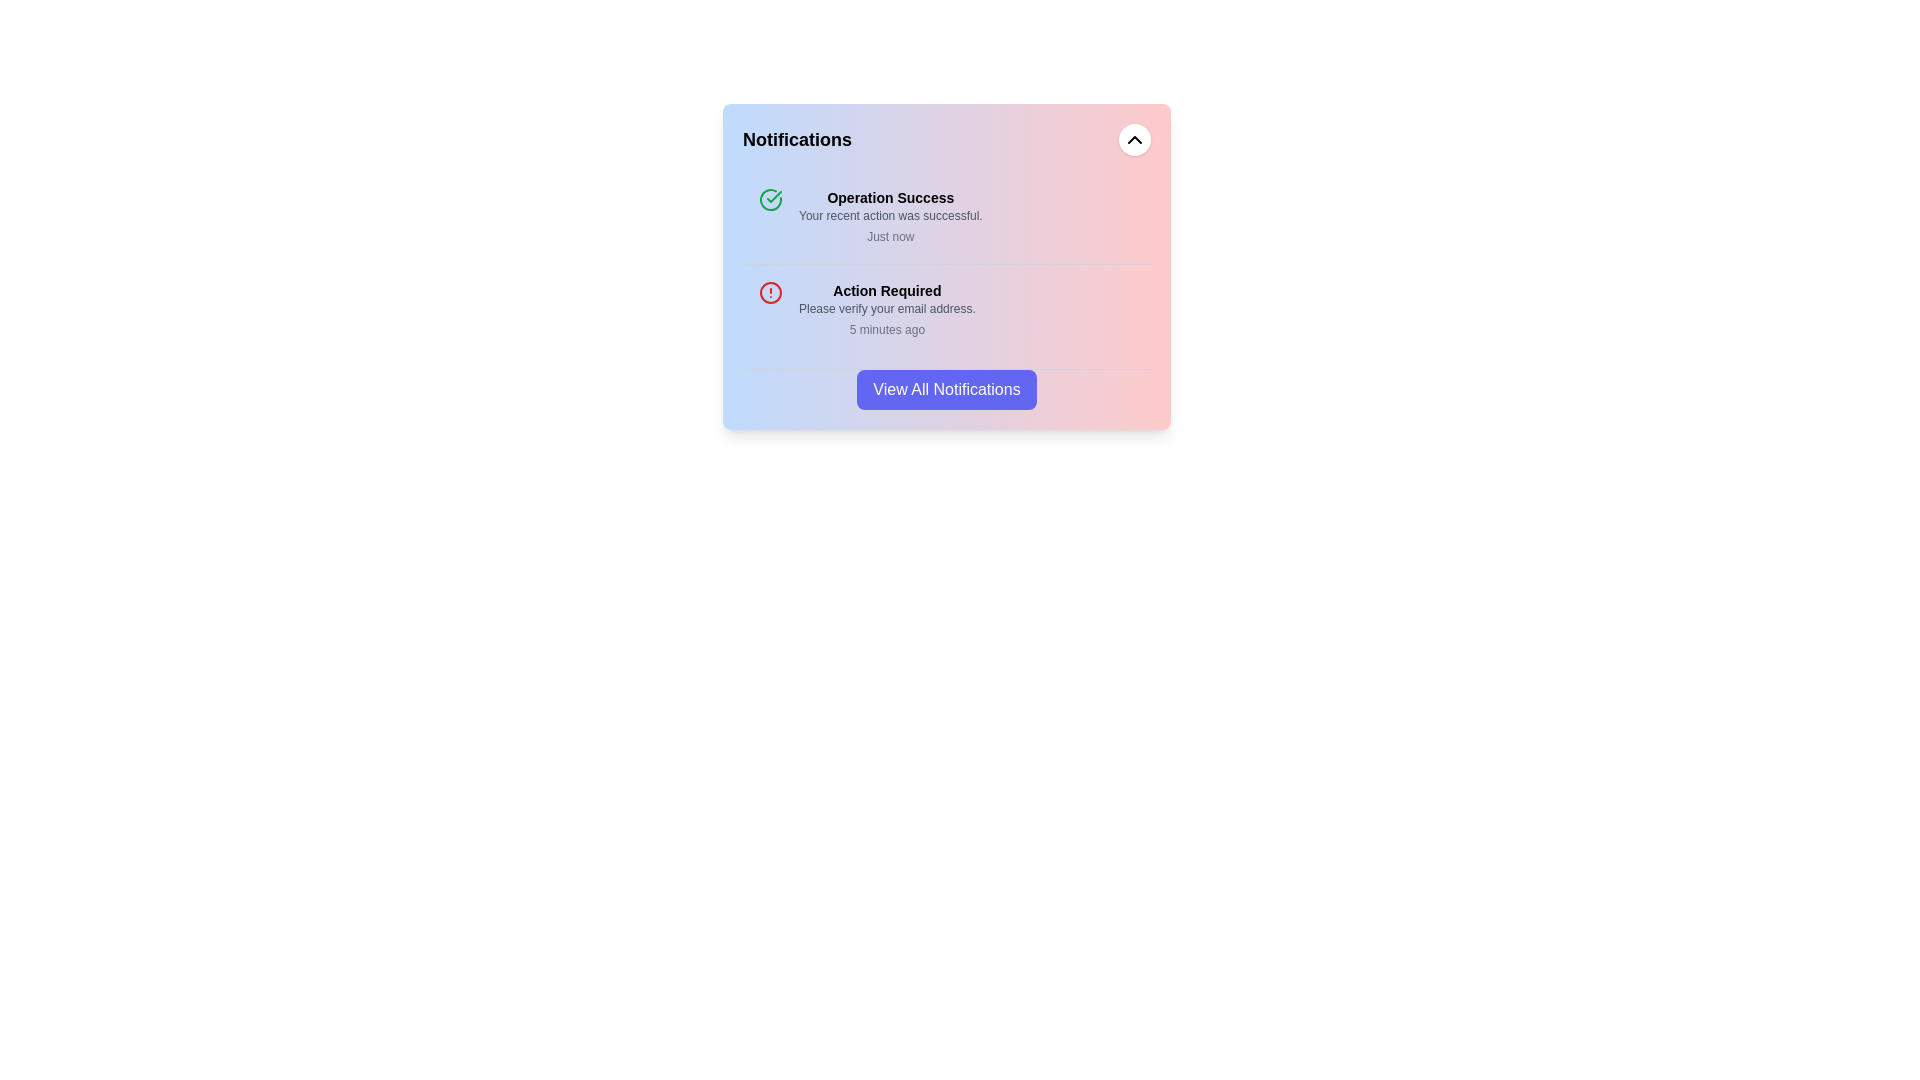 The height and width of the screenshot is (1080, 1920). What do you see at coordinates (773, 196) in the screenshot?
I see `the success indicator icon located to the left of the 'Operation Success' text in the notification panel` at bounding box center [773, 196].